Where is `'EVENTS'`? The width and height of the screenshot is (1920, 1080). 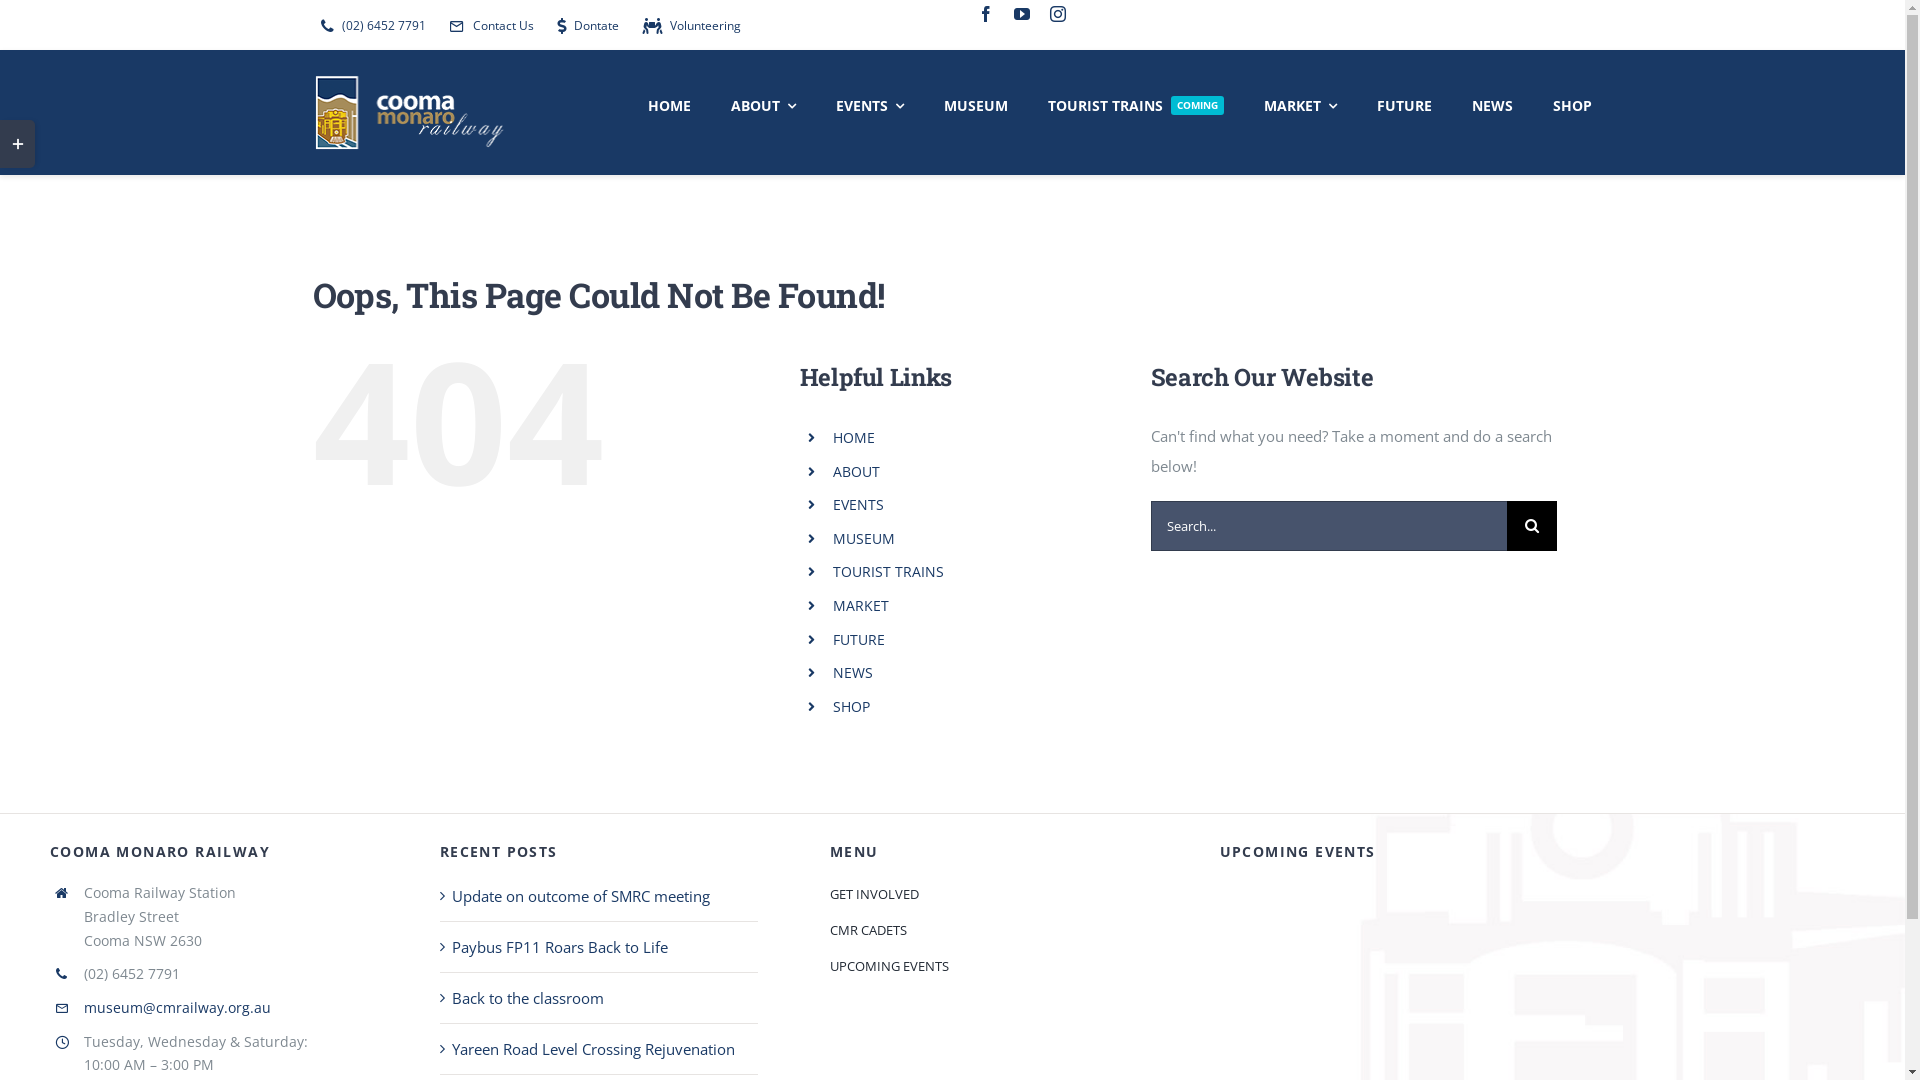
'EVENTS' is located at coordinates (869, 103).